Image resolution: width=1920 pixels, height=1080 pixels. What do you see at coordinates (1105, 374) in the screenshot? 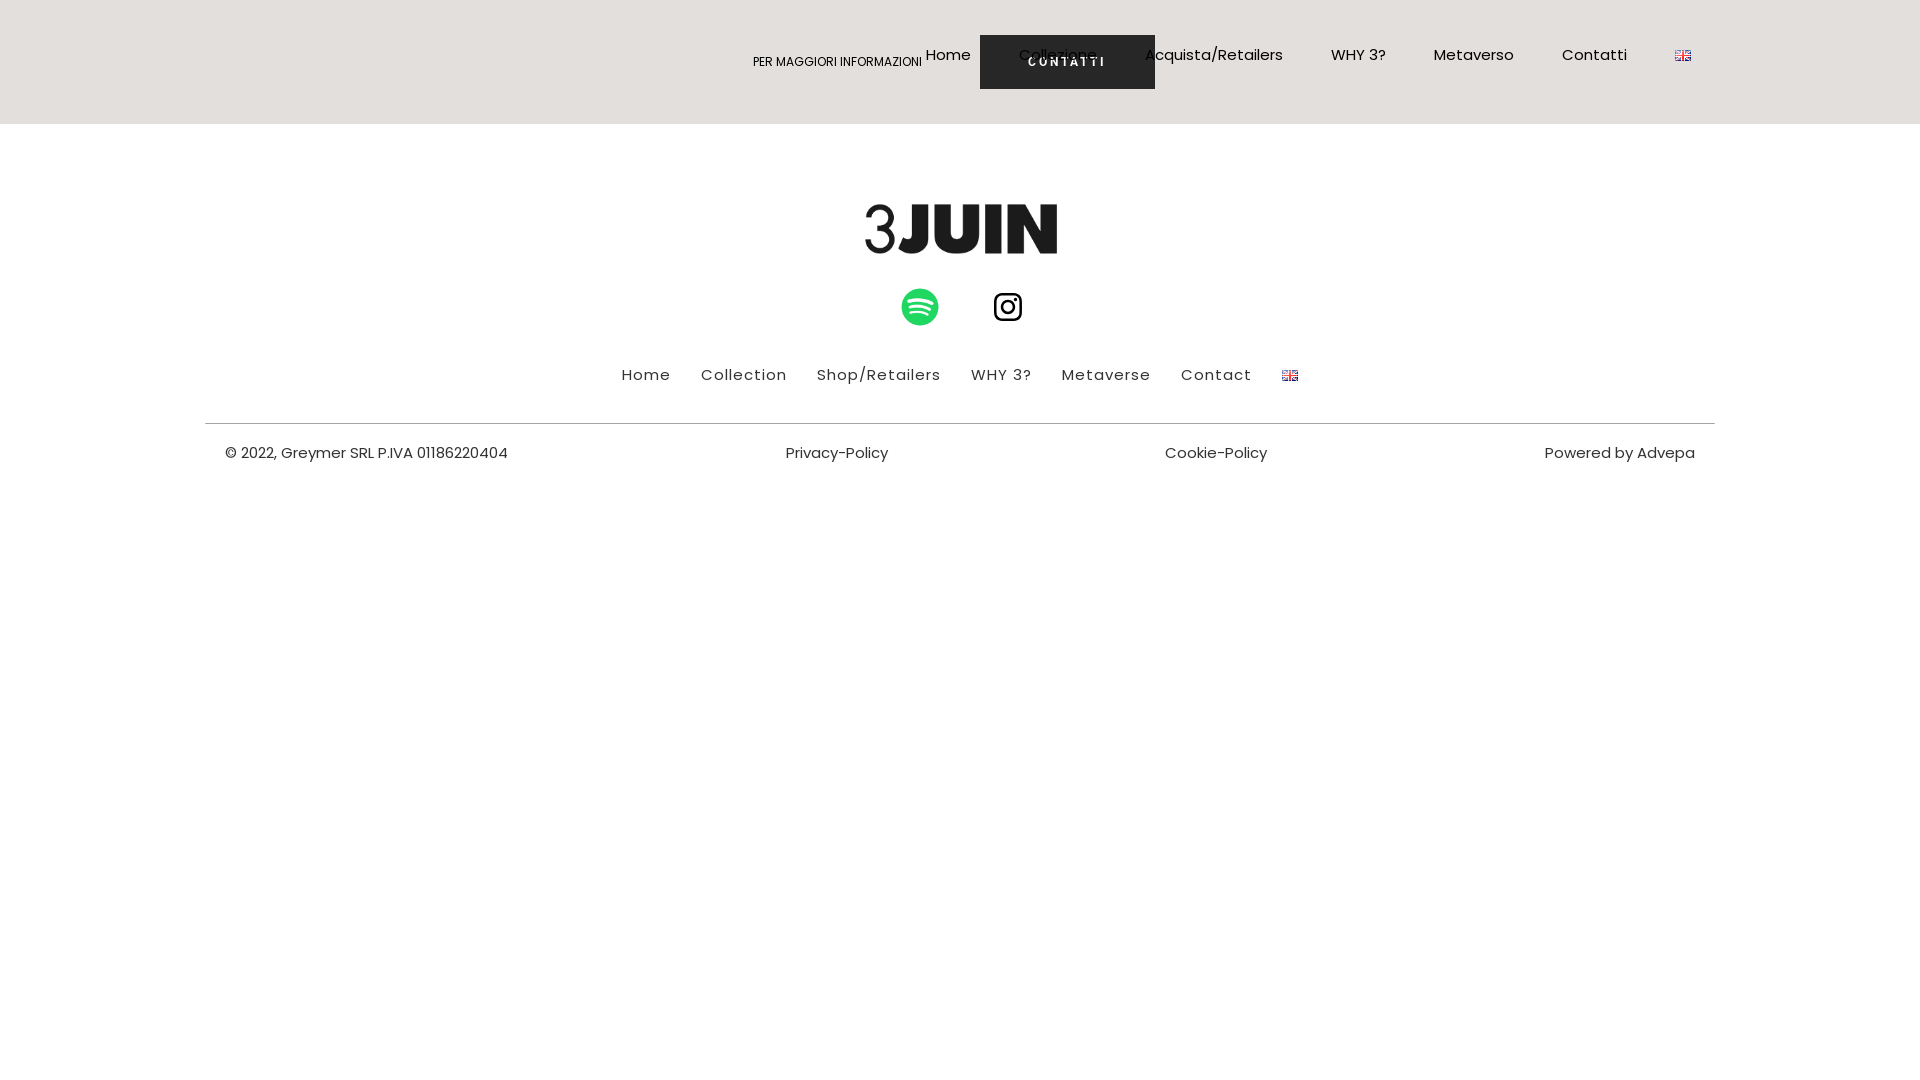
I see `'Metaverse'` at bounding box center [1105, 374].